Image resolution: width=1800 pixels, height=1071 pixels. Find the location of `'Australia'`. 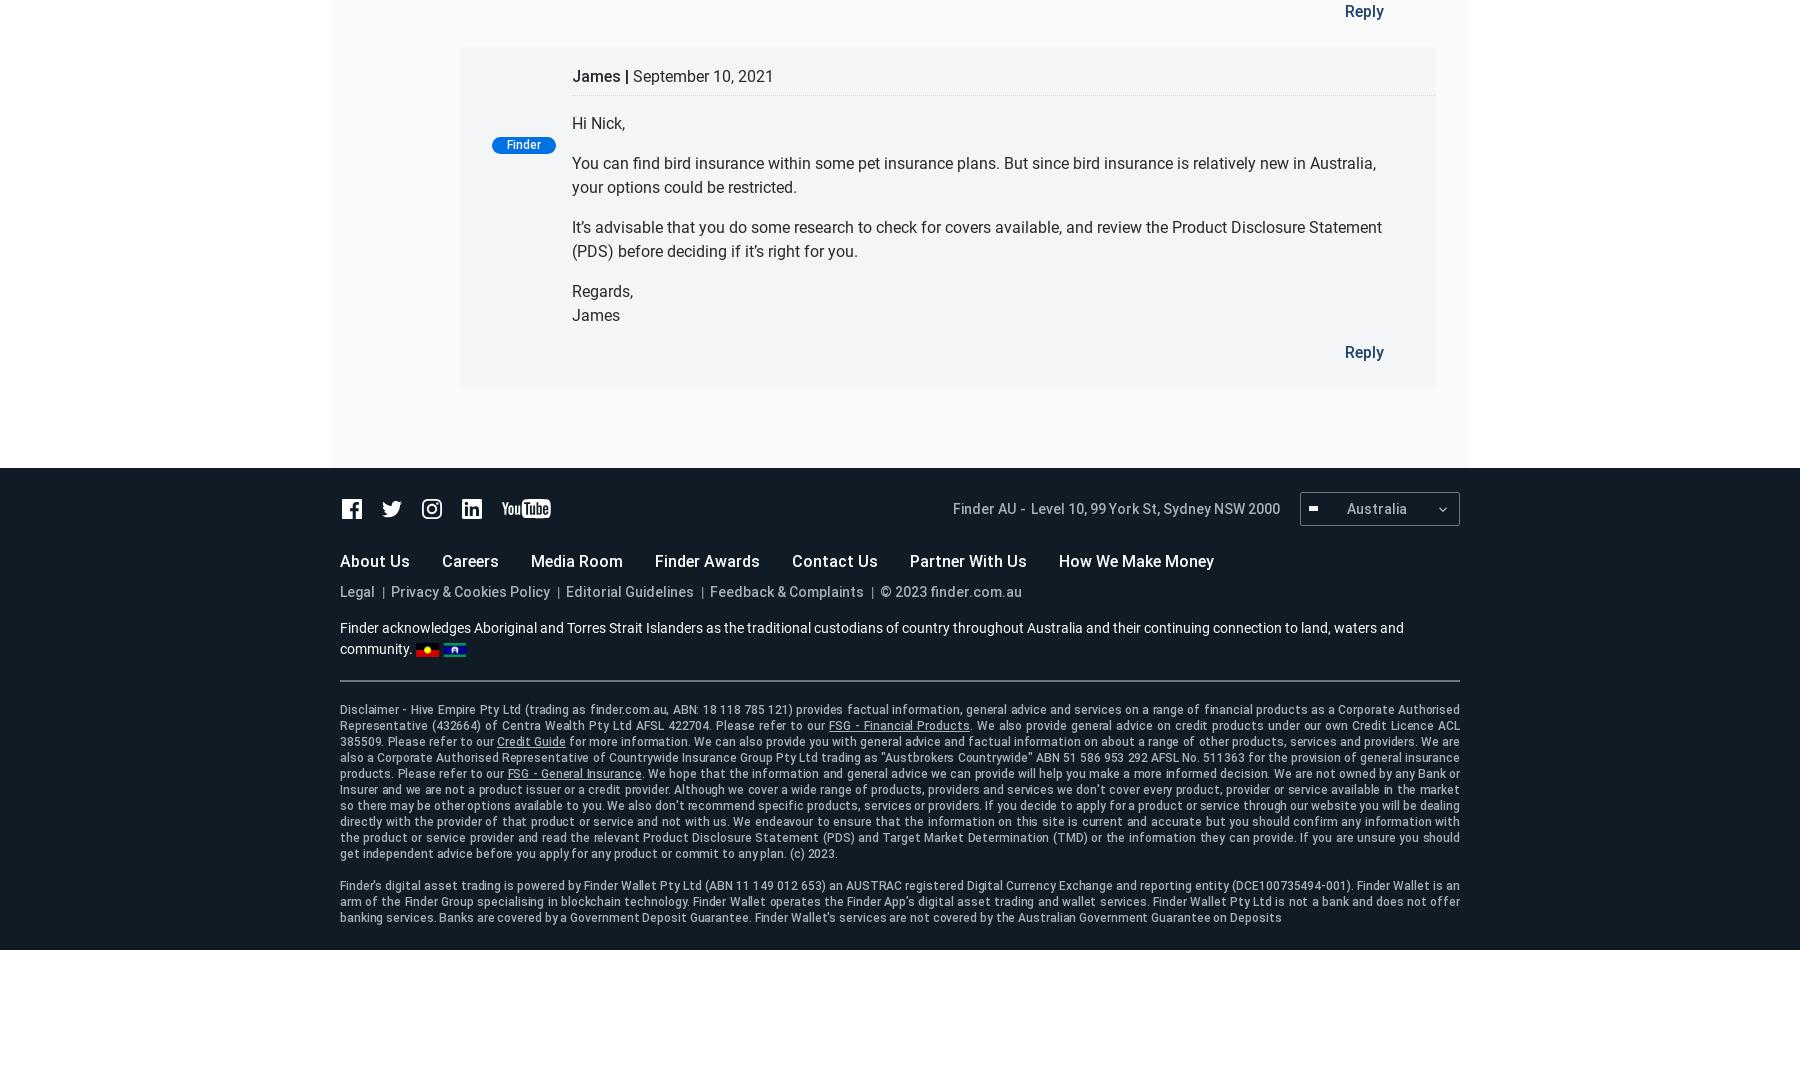

'Australia' is located at coordinates (1346, 506).